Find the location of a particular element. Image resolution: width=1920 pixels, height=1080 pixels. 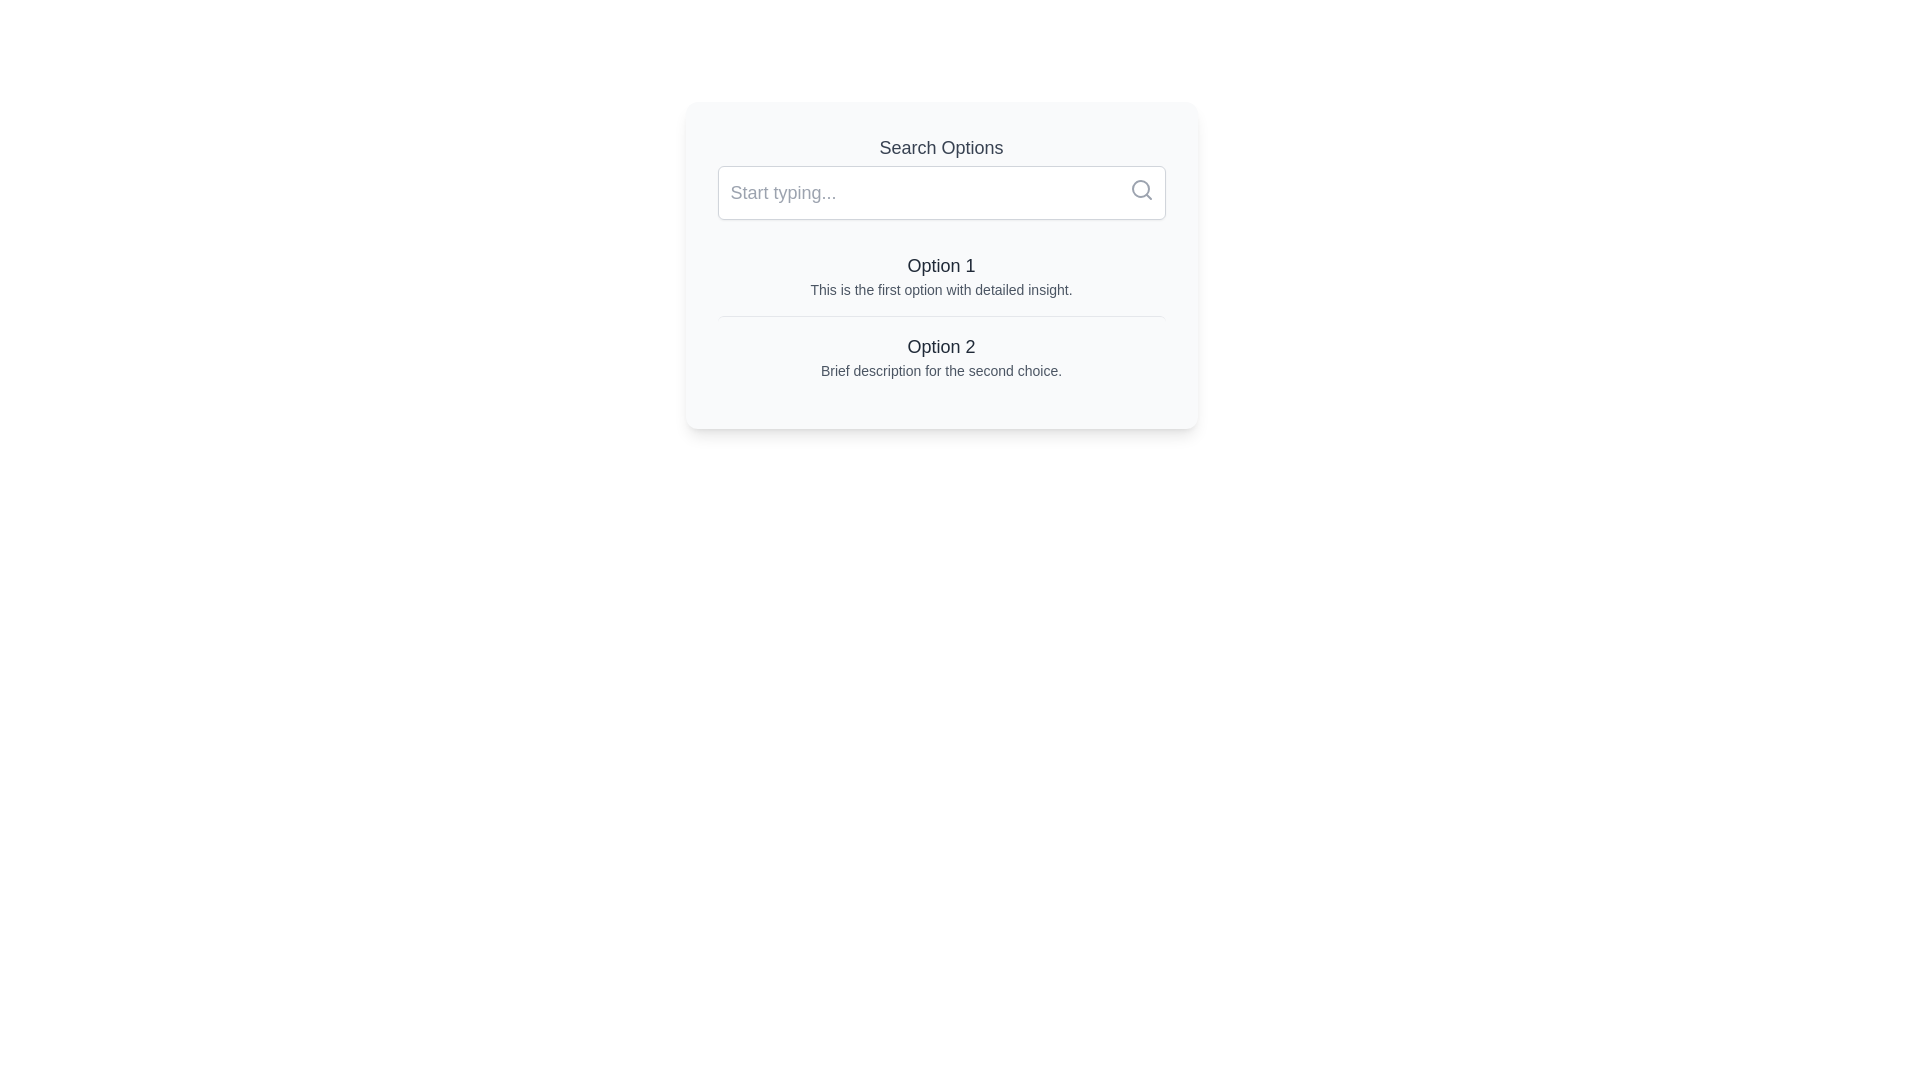

the first selectable list item labeled 'Option 1' is located at coordinates (940, 276).